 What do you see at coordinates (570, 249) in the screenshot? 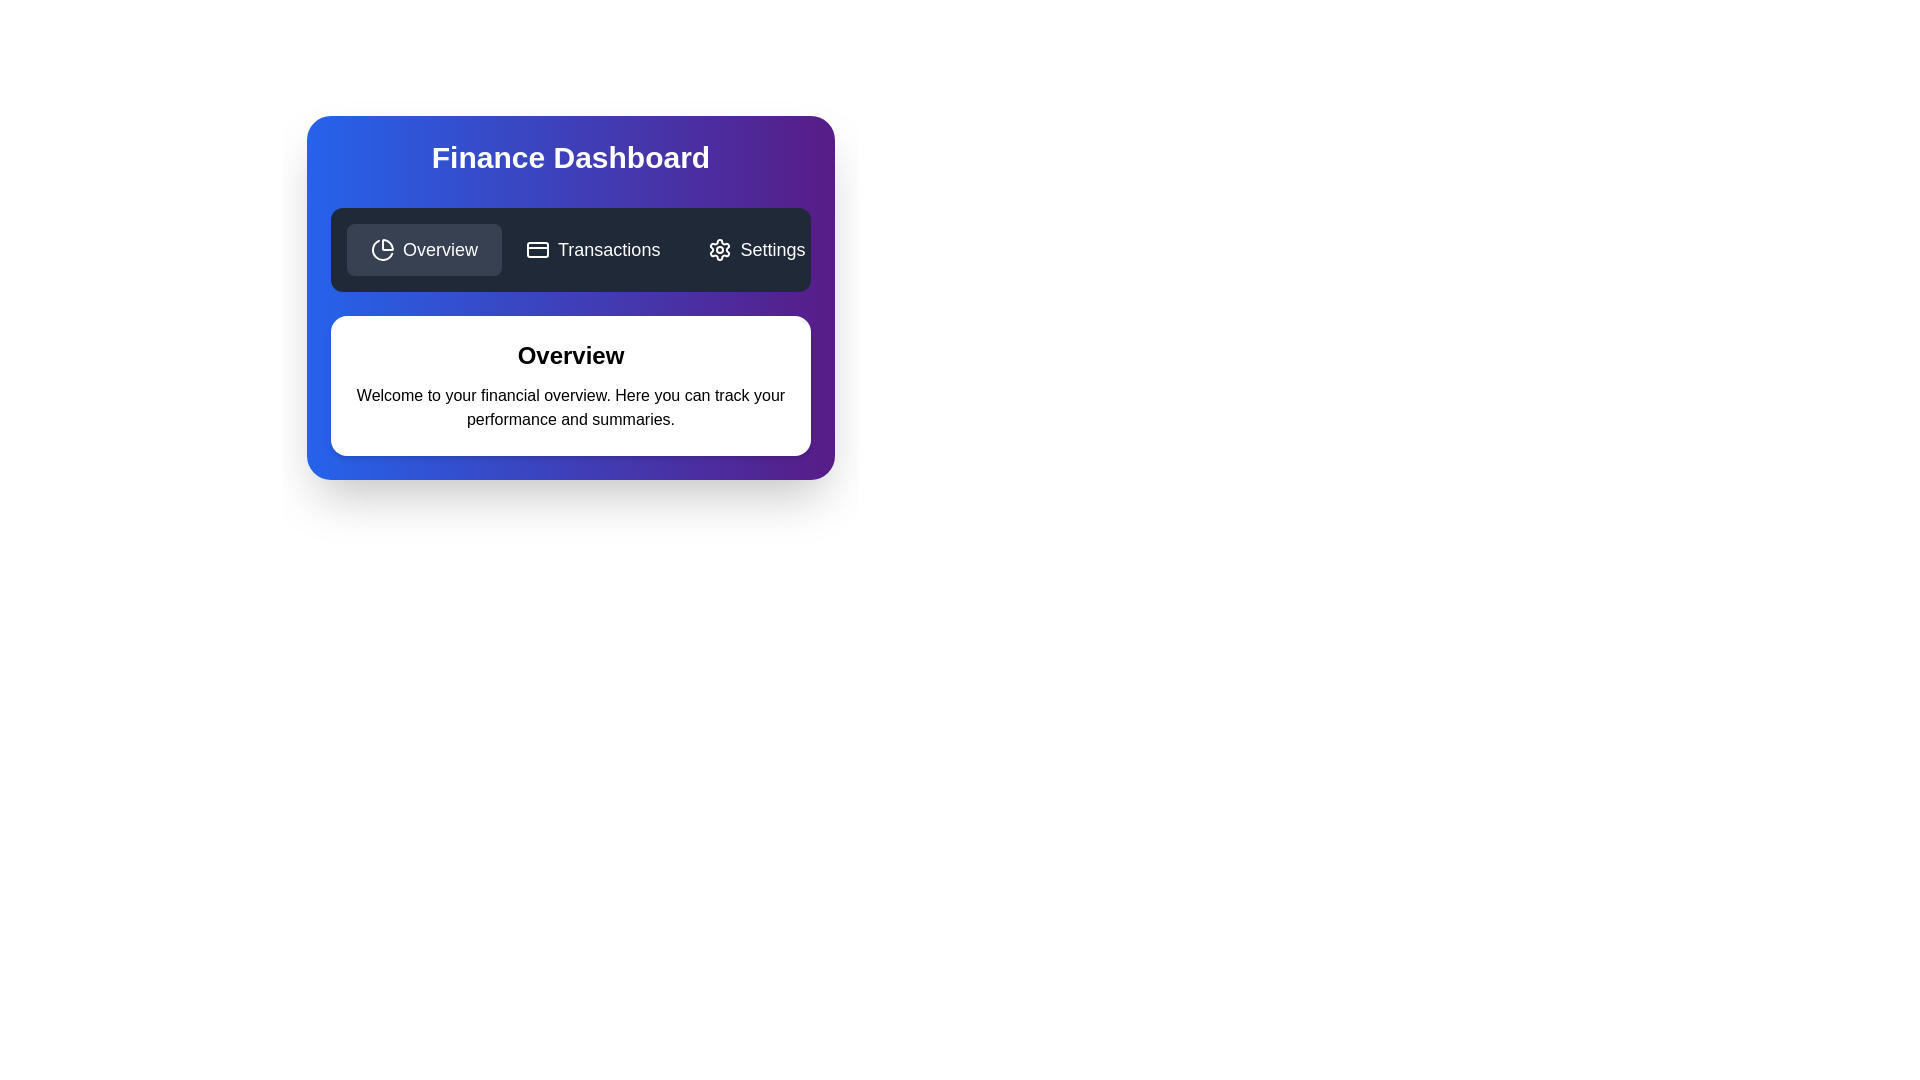
I see `the Navigation bar for potential hover effects, which includes 'Overview', 'Transactions', and 'Settings' sections` at bounding box center [570, 249].